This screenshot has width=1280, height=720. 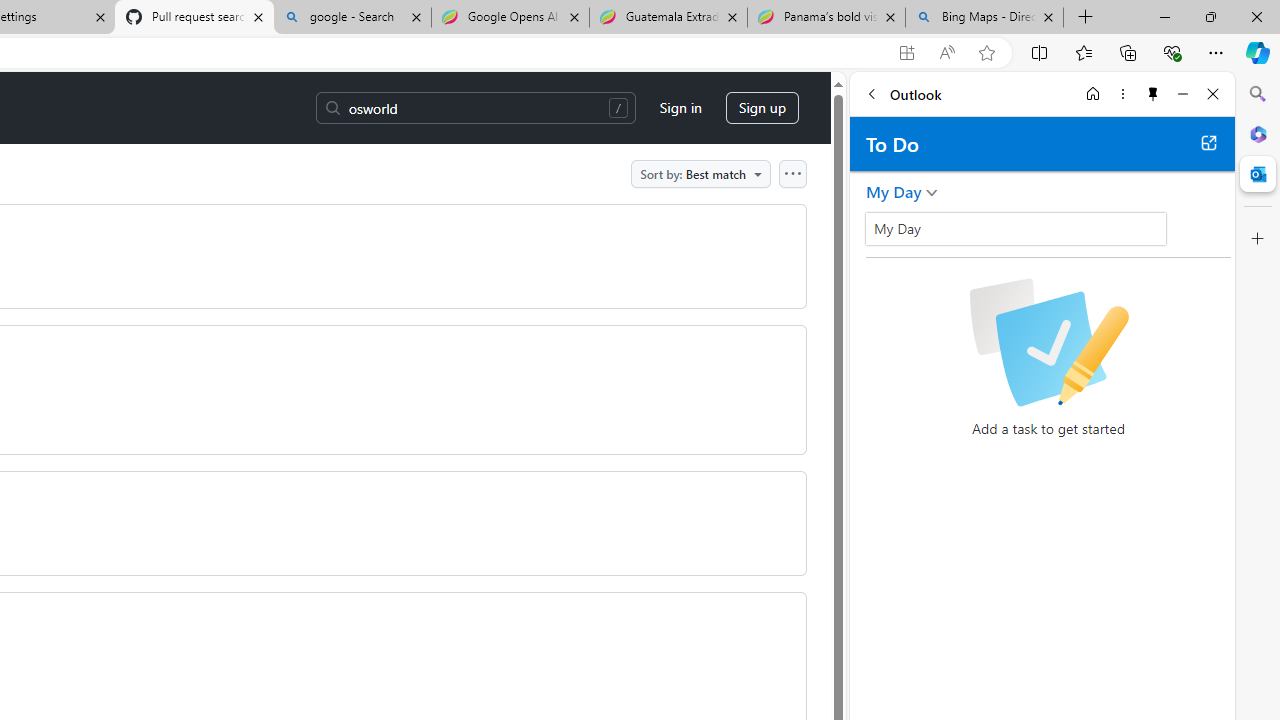 What do you see at coordinates (510, 17) in the screenshot?
I see `'Google Opens AI Academy for Startups - Nearshore Americas'` at bounding box center [510, 17].